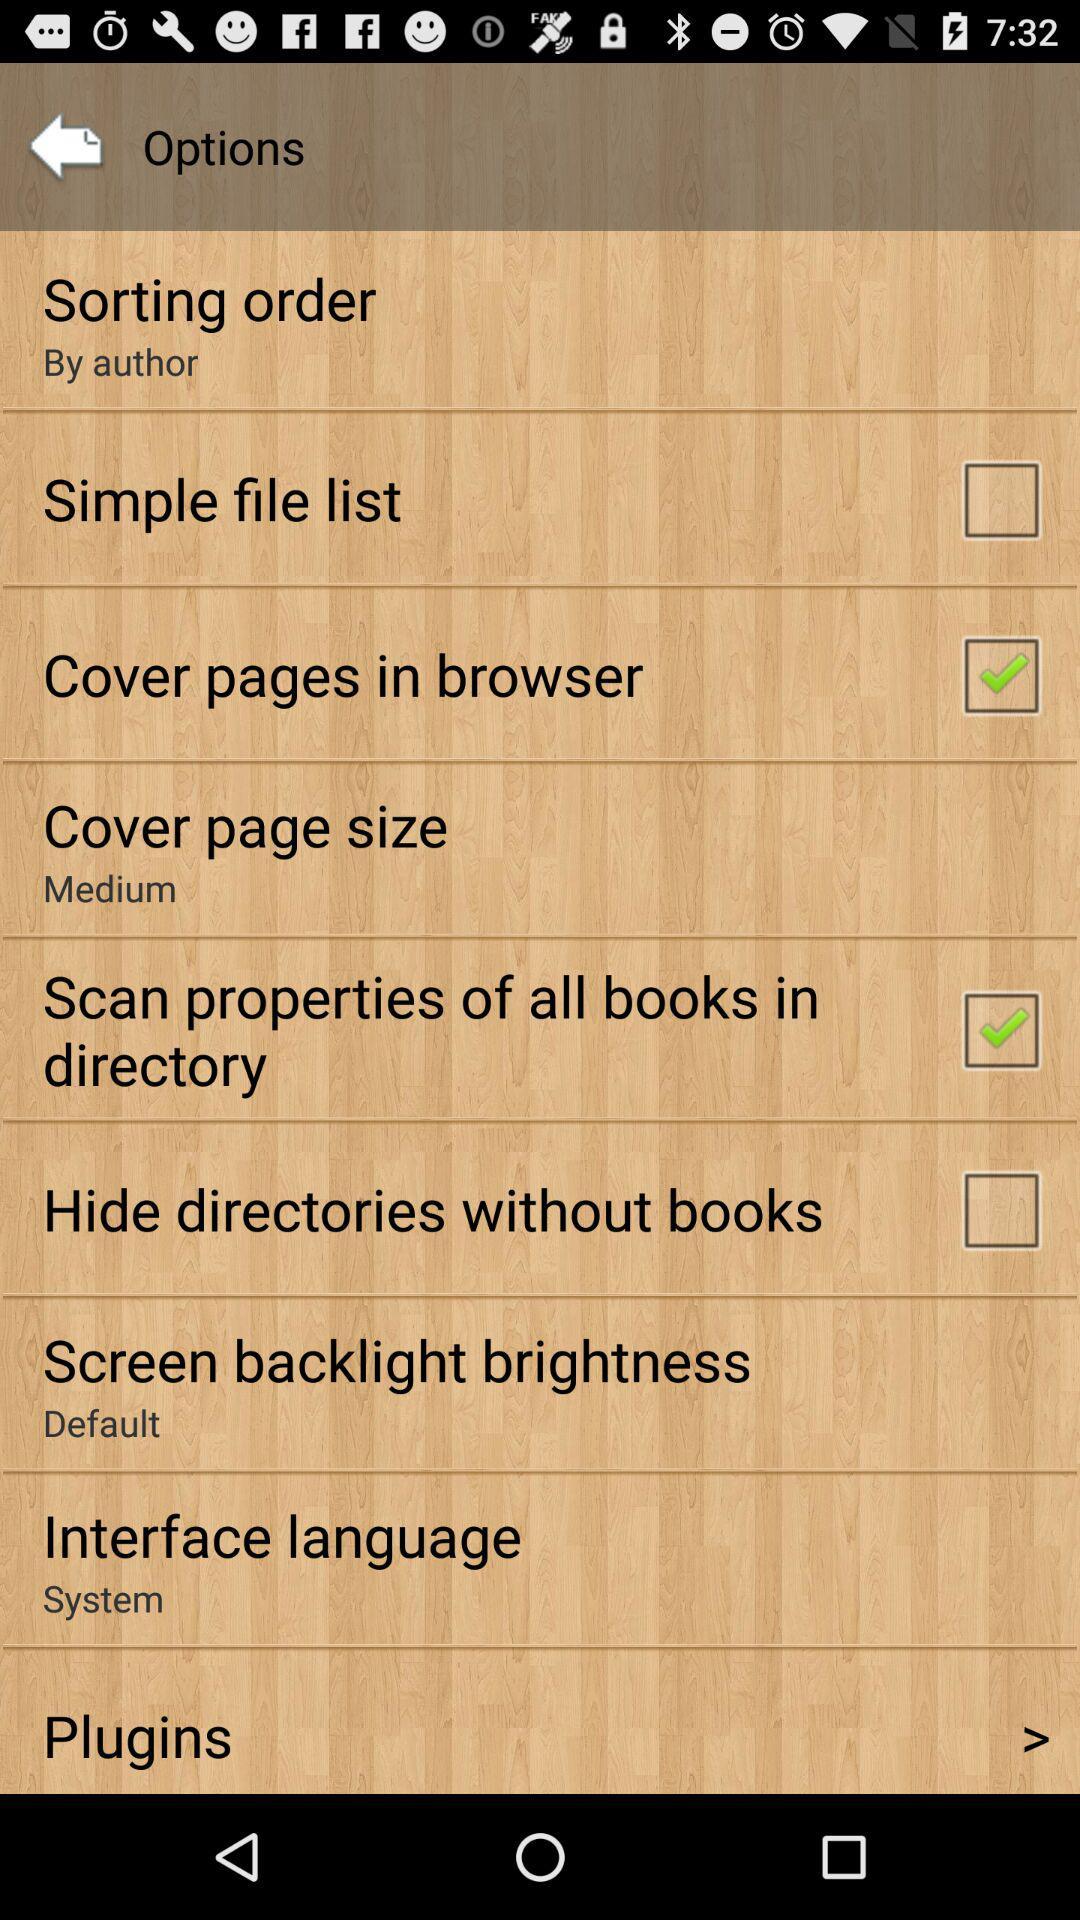 The width and height of the screenshot is (1080, 1920). Describe the element at coordinates (64, 156) in the screenshot. I see `the arrow_backward icon` at that location.